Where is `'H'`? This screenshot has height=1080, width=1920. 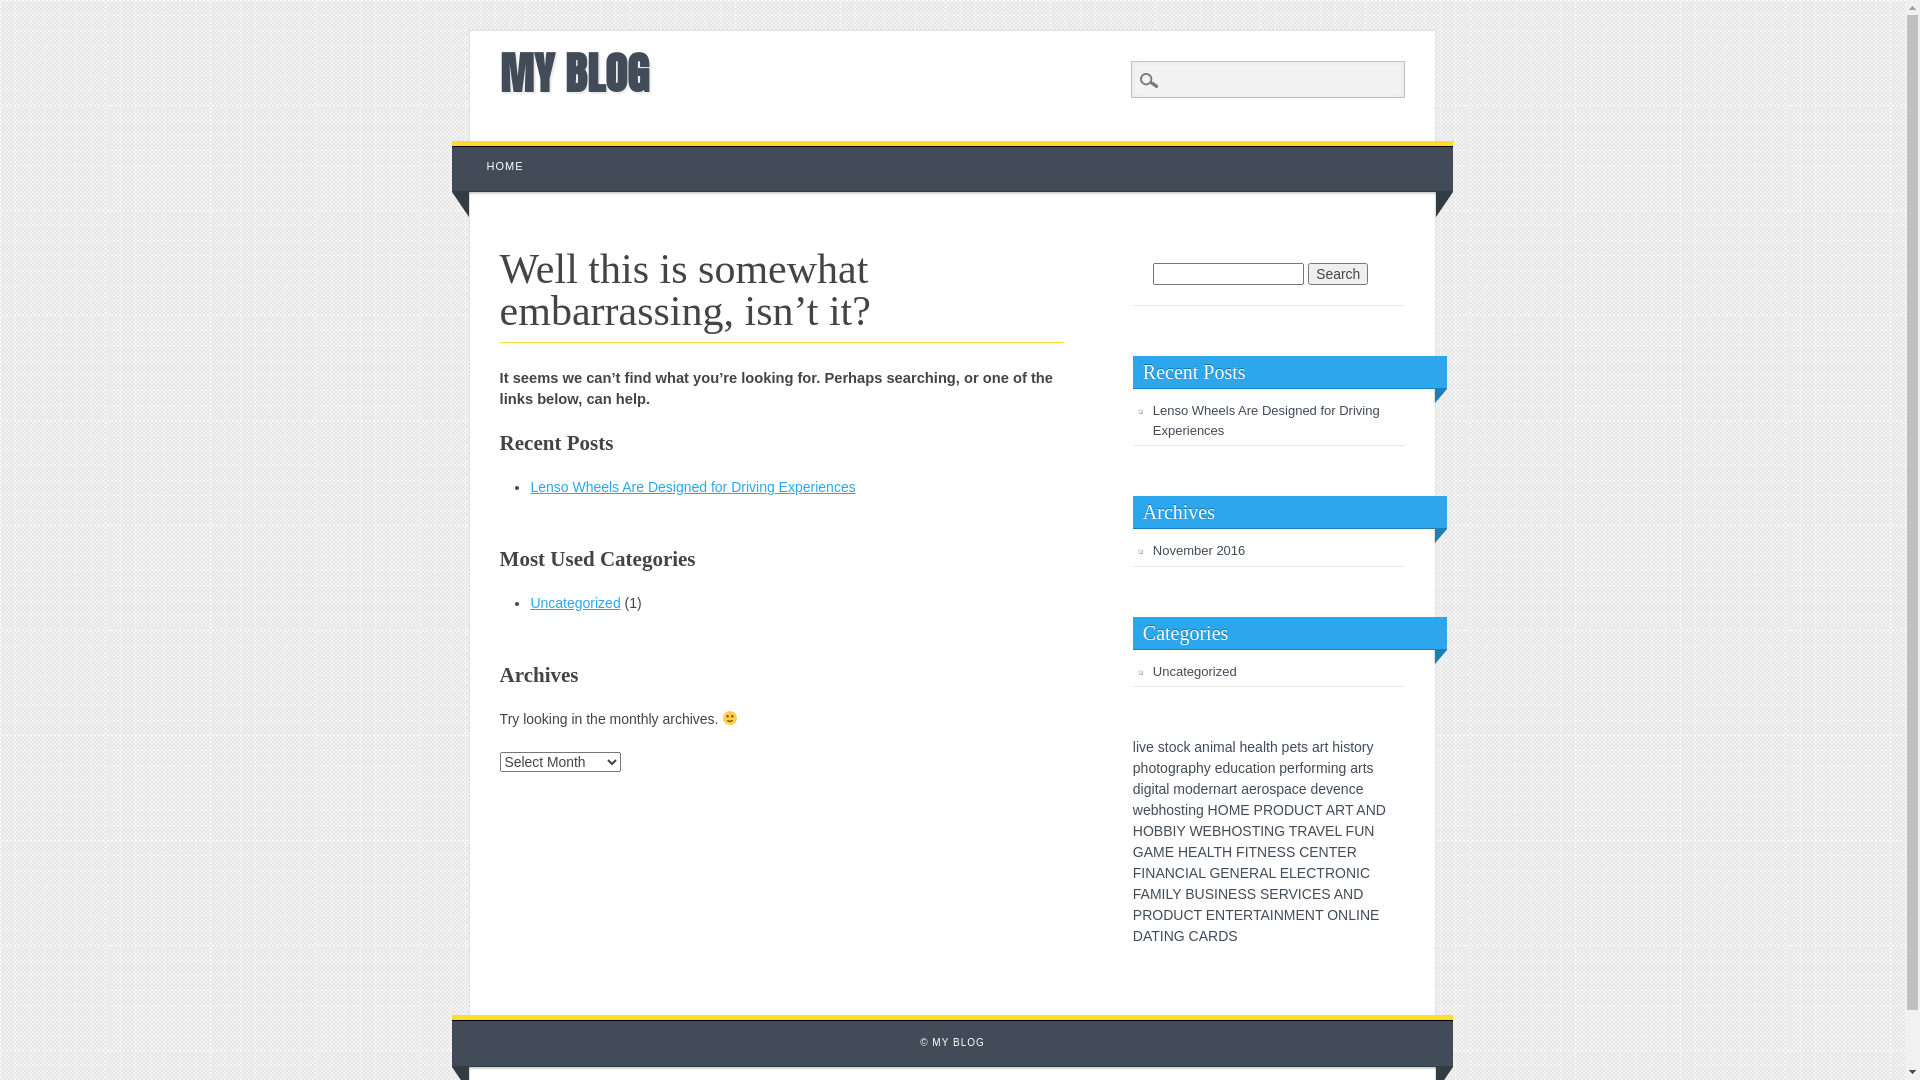 'H' is located at coordinates (1226, 852).